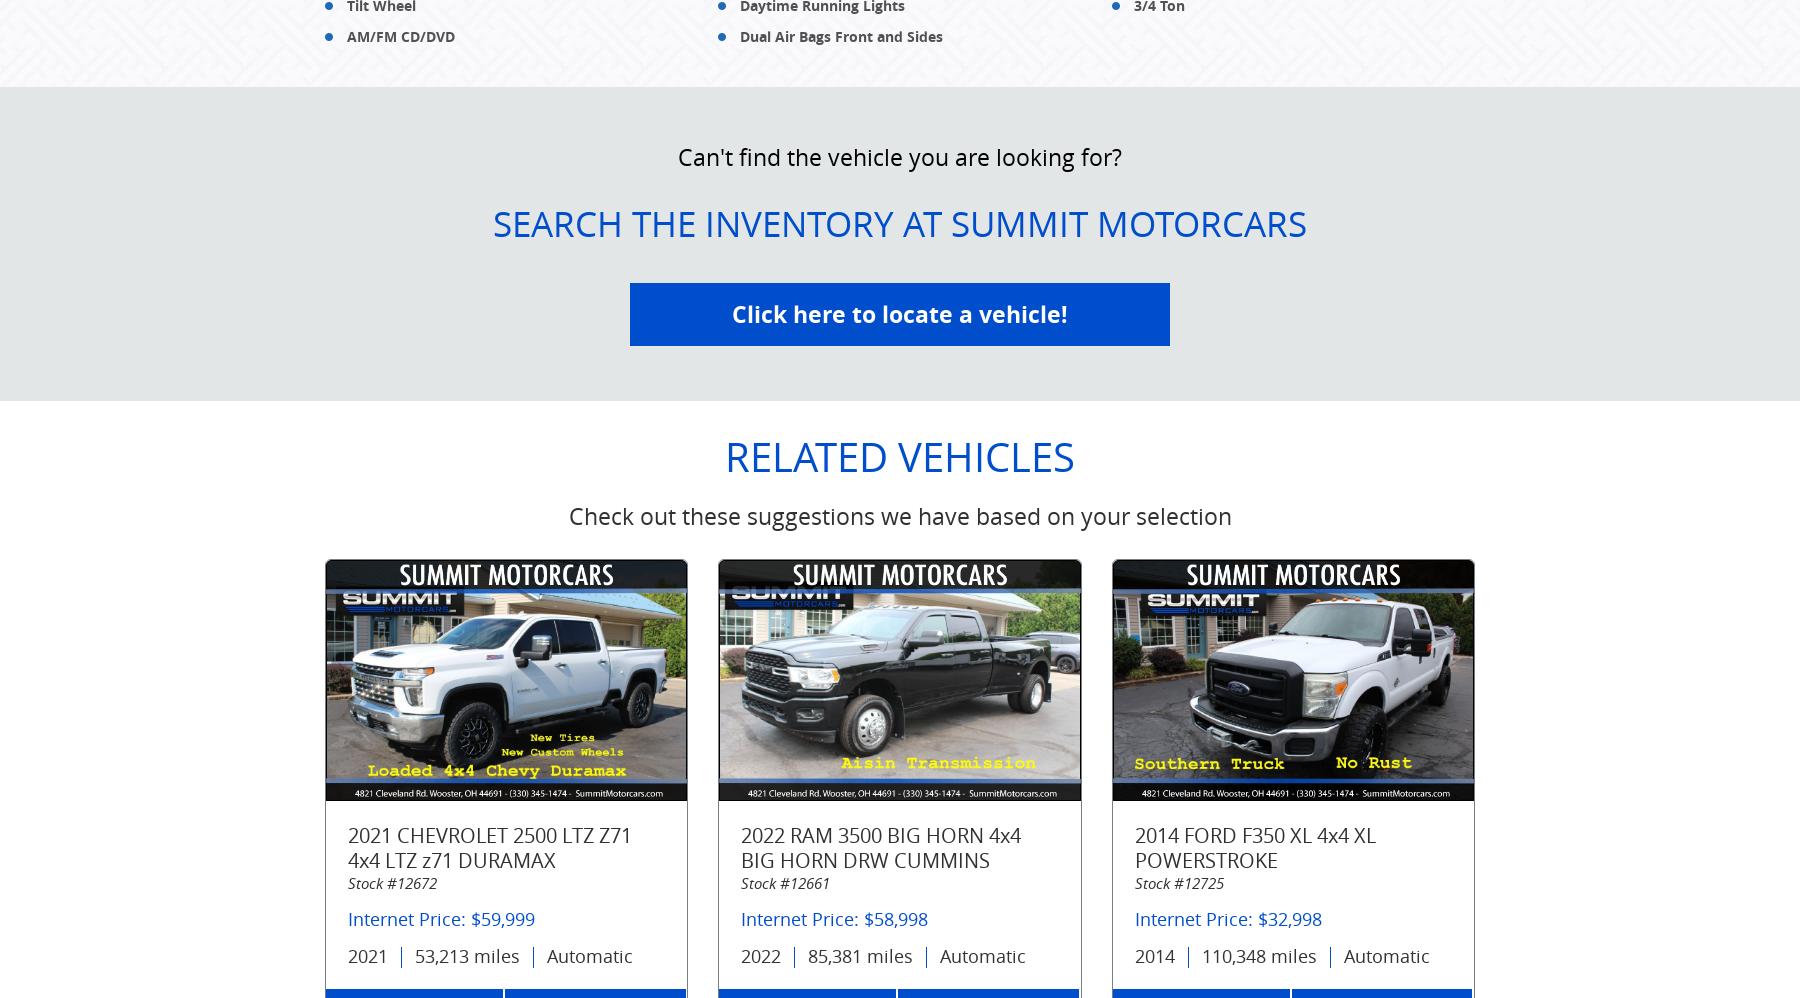 The width and height of the screenshot is (1800, 998). Describe the element at coordinates (740, 882) in the screenshot. I see `'Stock #12661'` at that location.